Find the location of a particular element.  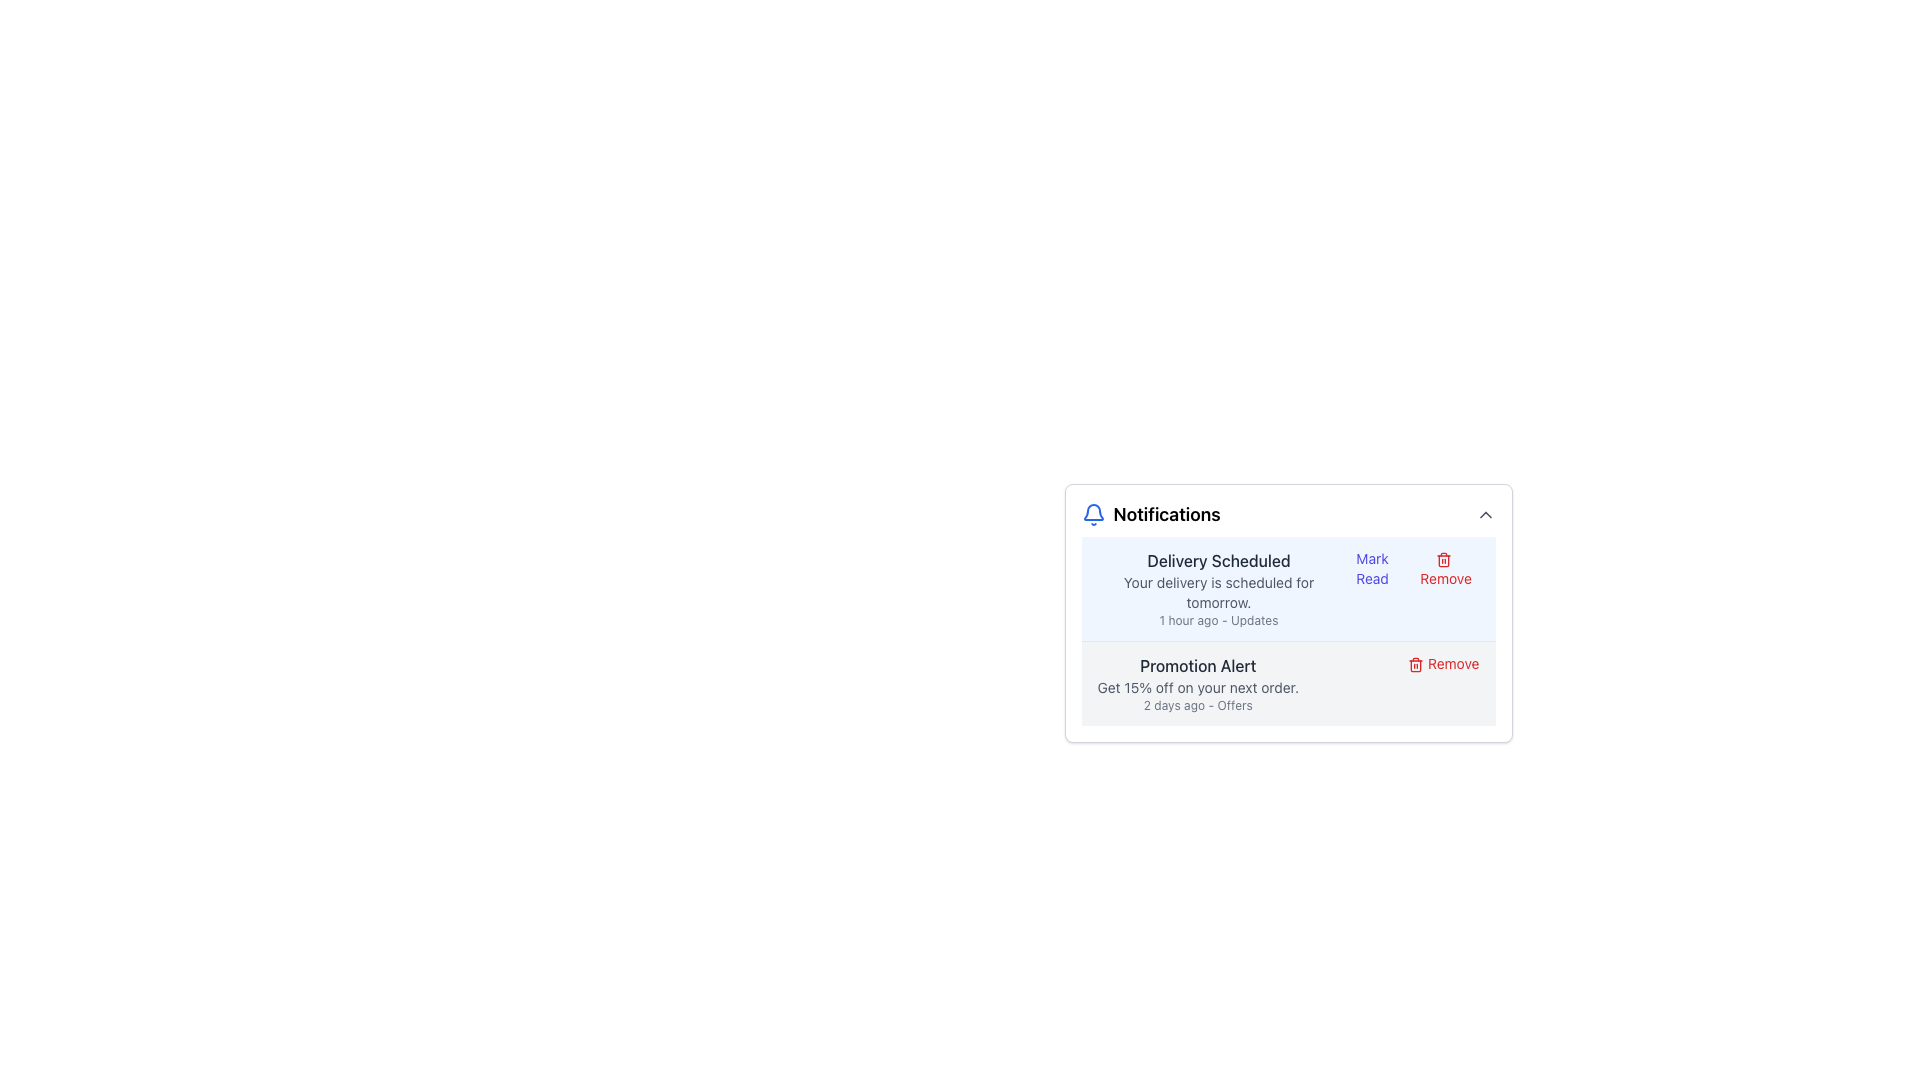

the collapse notifications button located at the far-right edge of the notification header section to visualize an interaction highlight is located at coordinates (1485, 514).